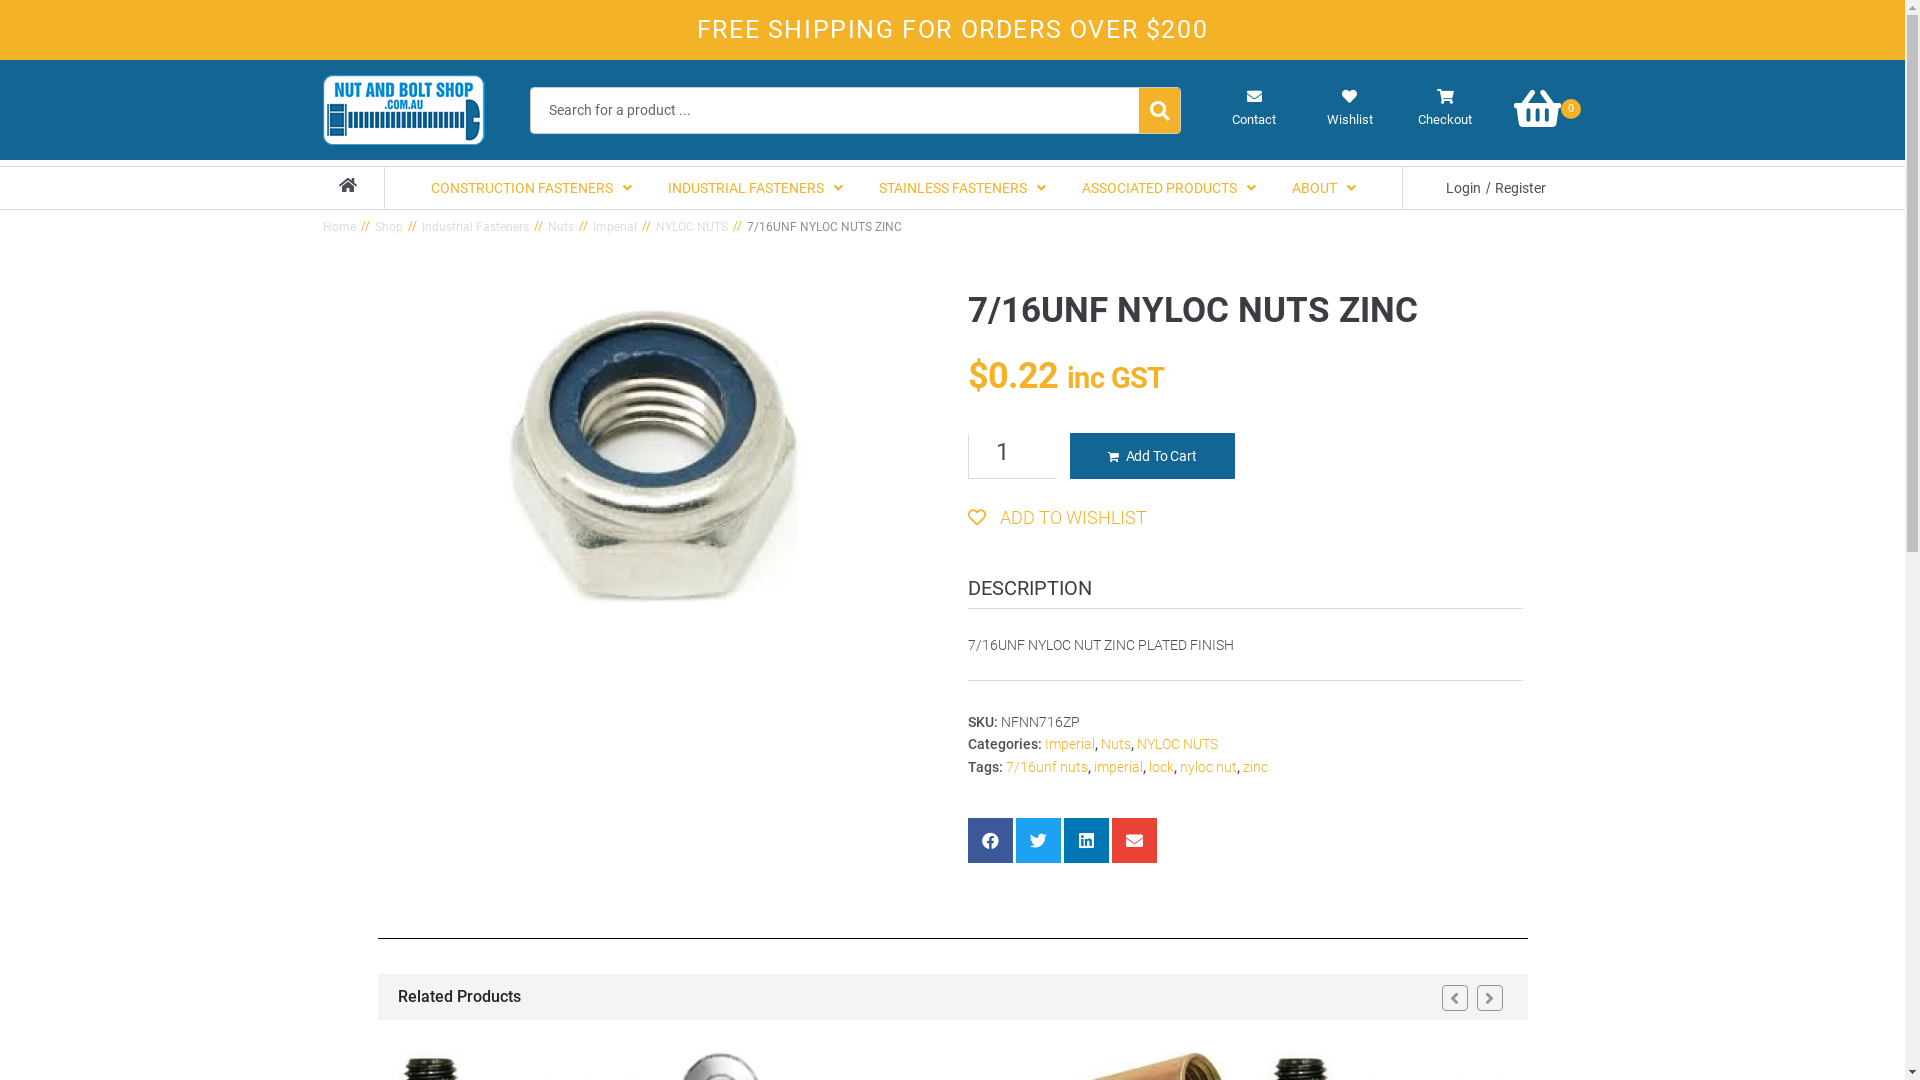 Image resolution: width=1920 pixels, height=1080 pixels. What do you see at coordinates (1113, 744) in the screenshot?
I see `'Nuts'` at bounding box center [1113, 744].